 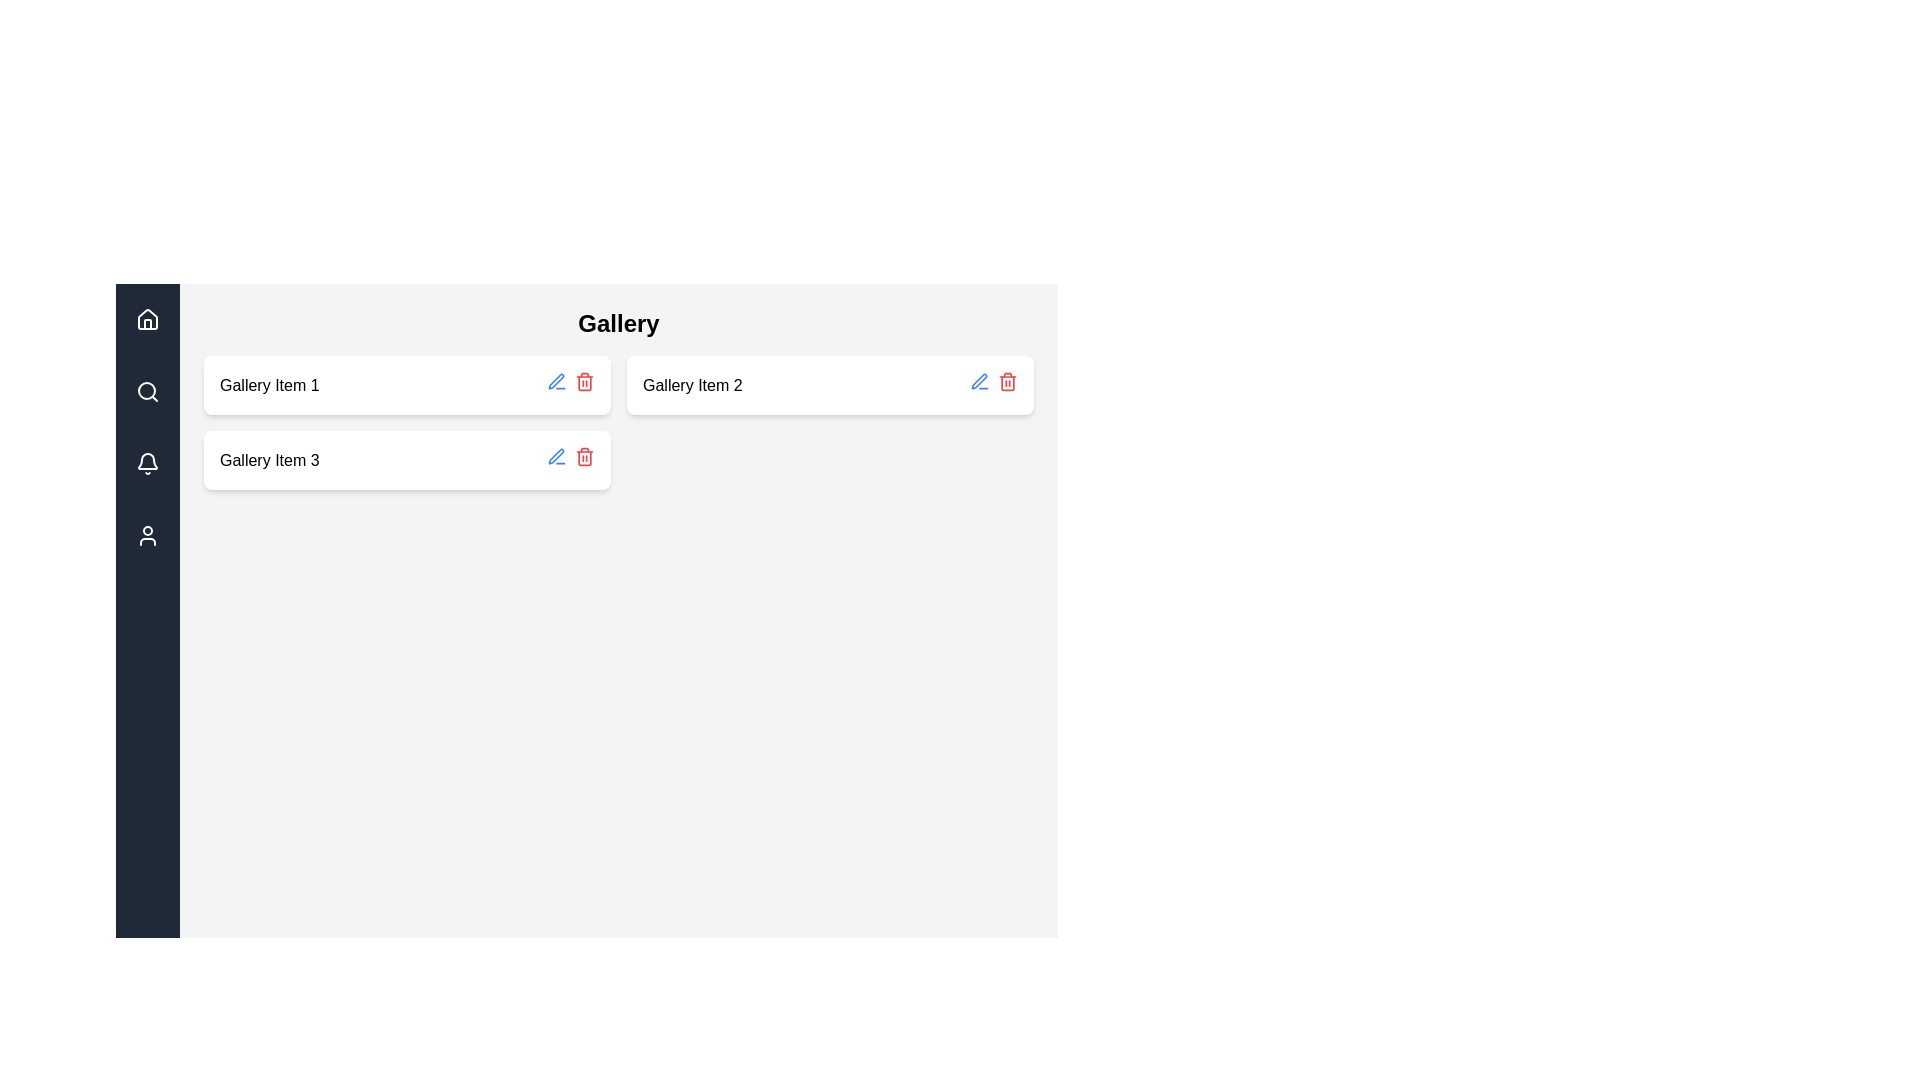 What do you see at coordinates (147, 392) in the screenshot?
I see `the magnifying glass icon, which is the second button in a vertical stack of icons in the sidebar` at bounding box center [147, 392].